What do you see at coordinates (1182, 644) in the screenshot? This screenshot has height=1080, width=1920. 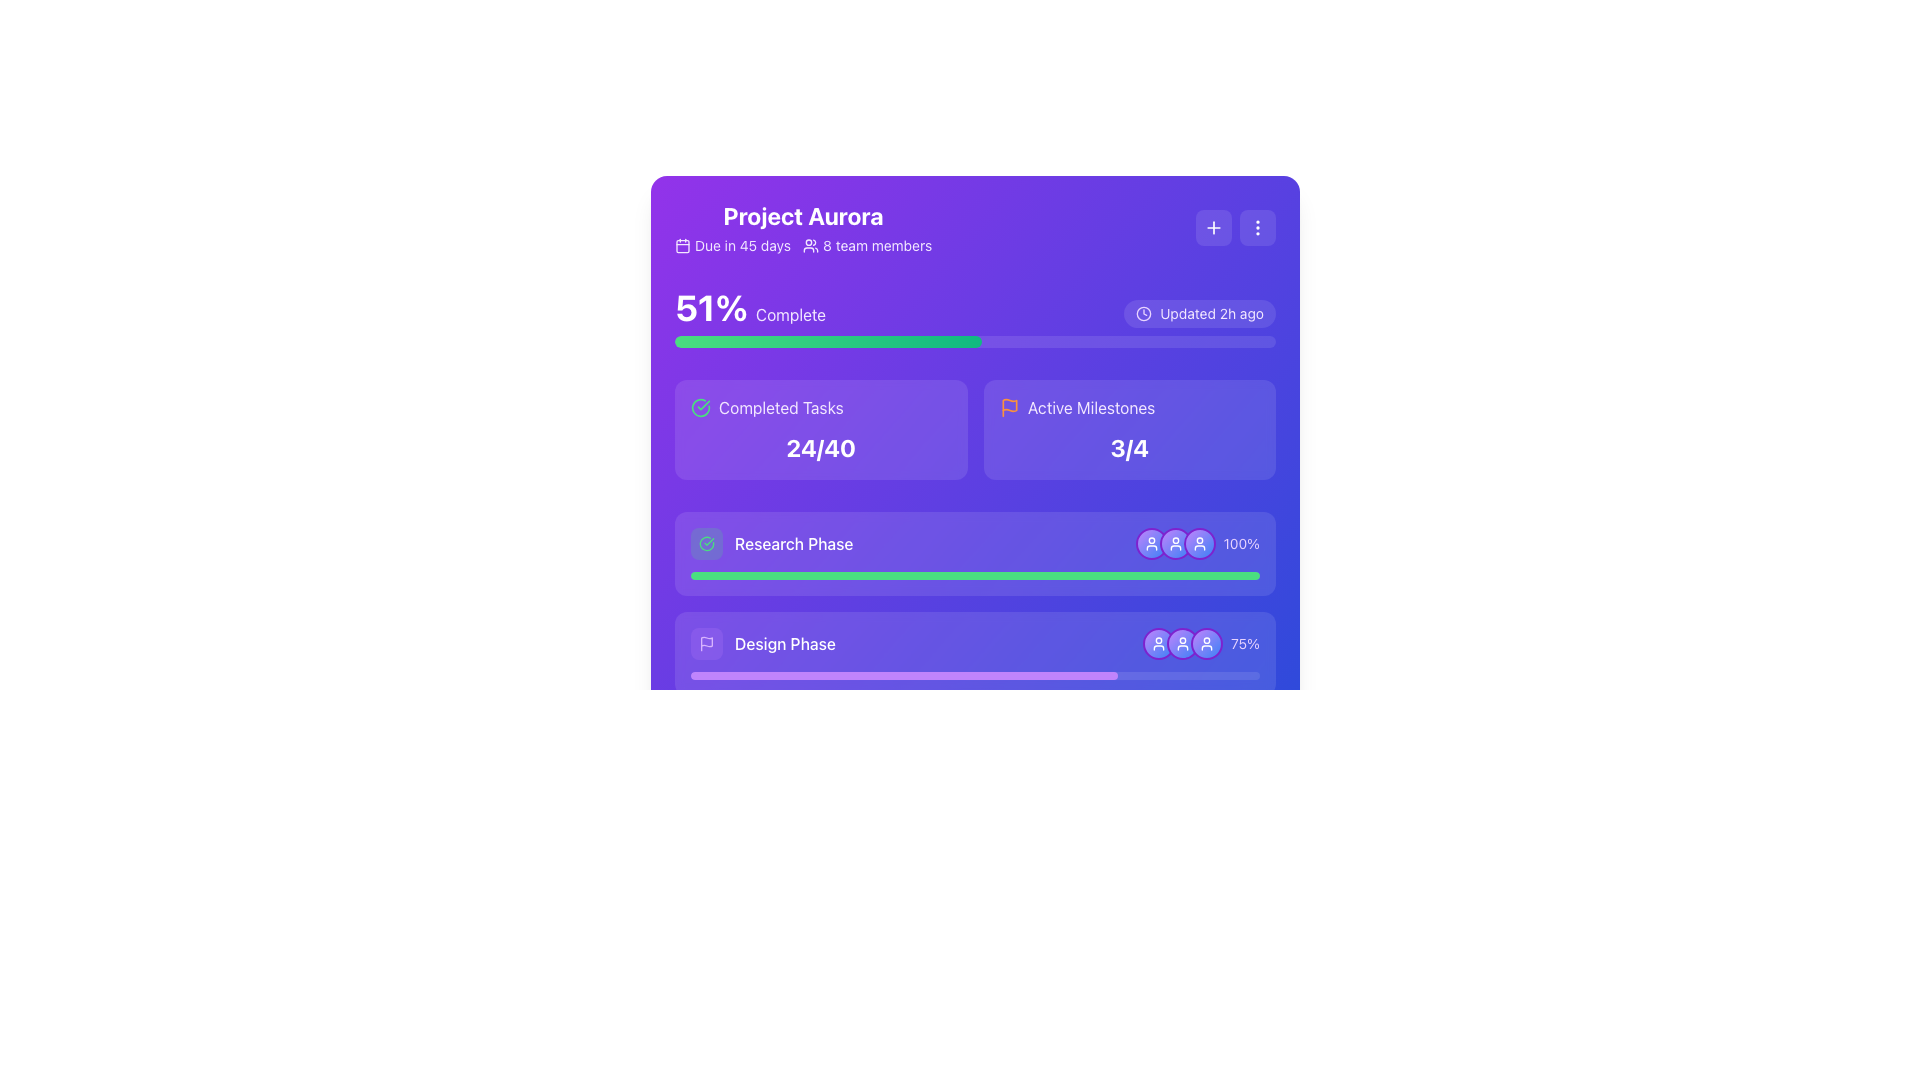 I see `the user avatar graphical element with a gradient background and white user icon, positioned at the center among three similar avatars in the 'Design Phase' section` at bounding box center [1182, 644].